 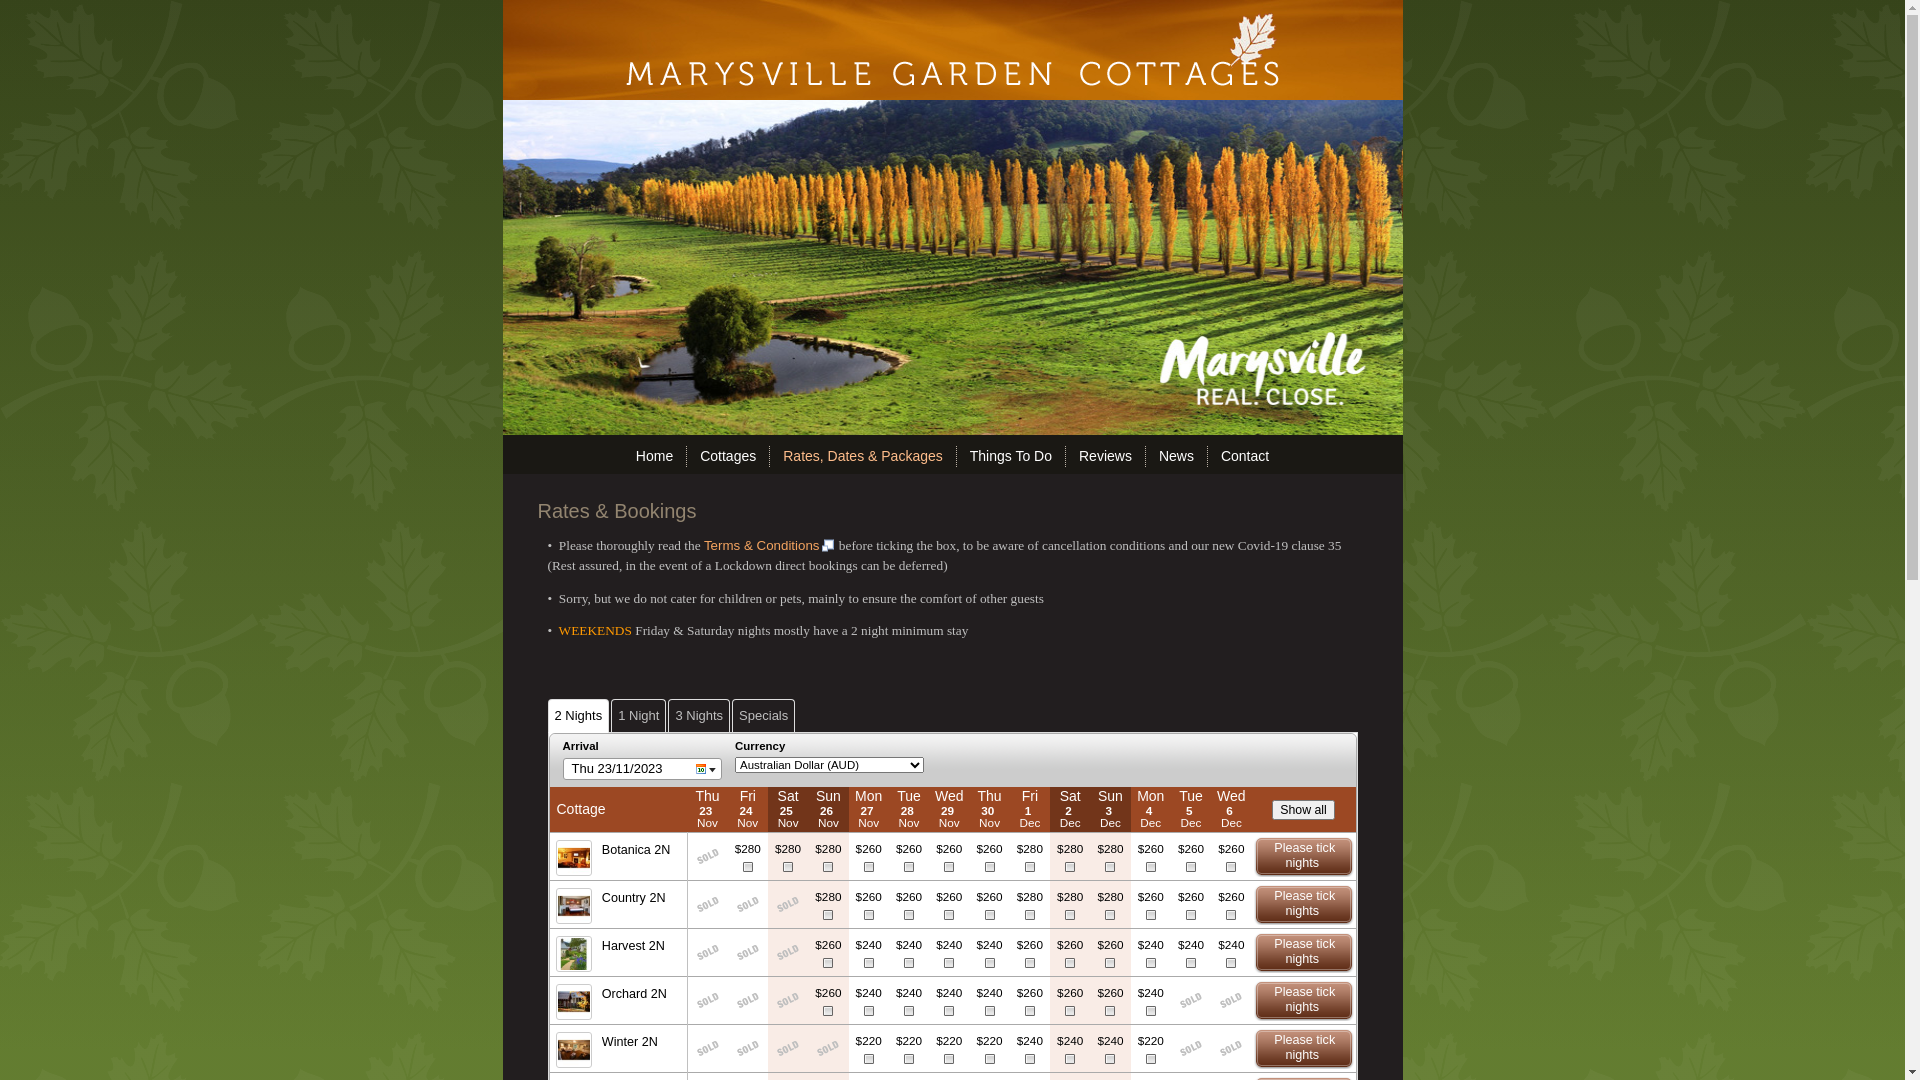 I want to click on 'Contact', so click(x=1243, y=455).